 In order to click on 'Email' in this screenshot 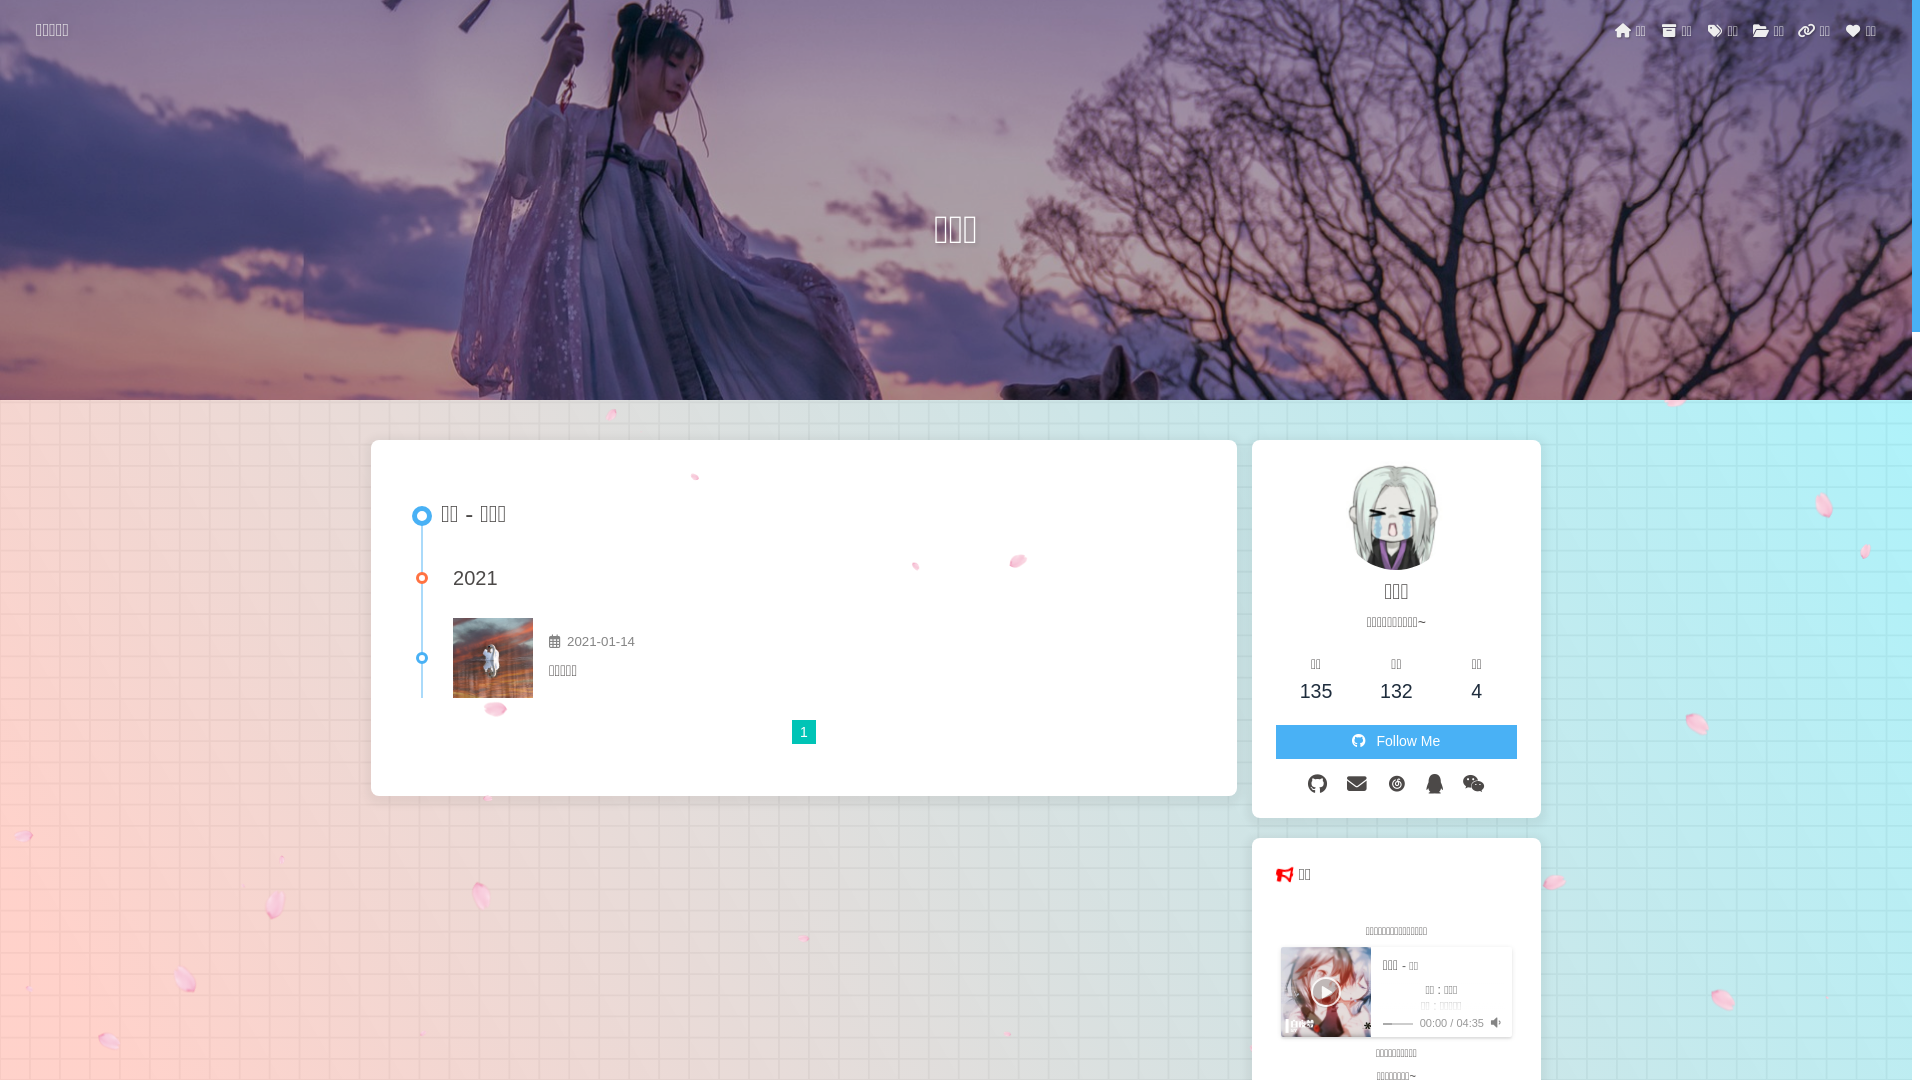, I will do `click(1357, 782)`.